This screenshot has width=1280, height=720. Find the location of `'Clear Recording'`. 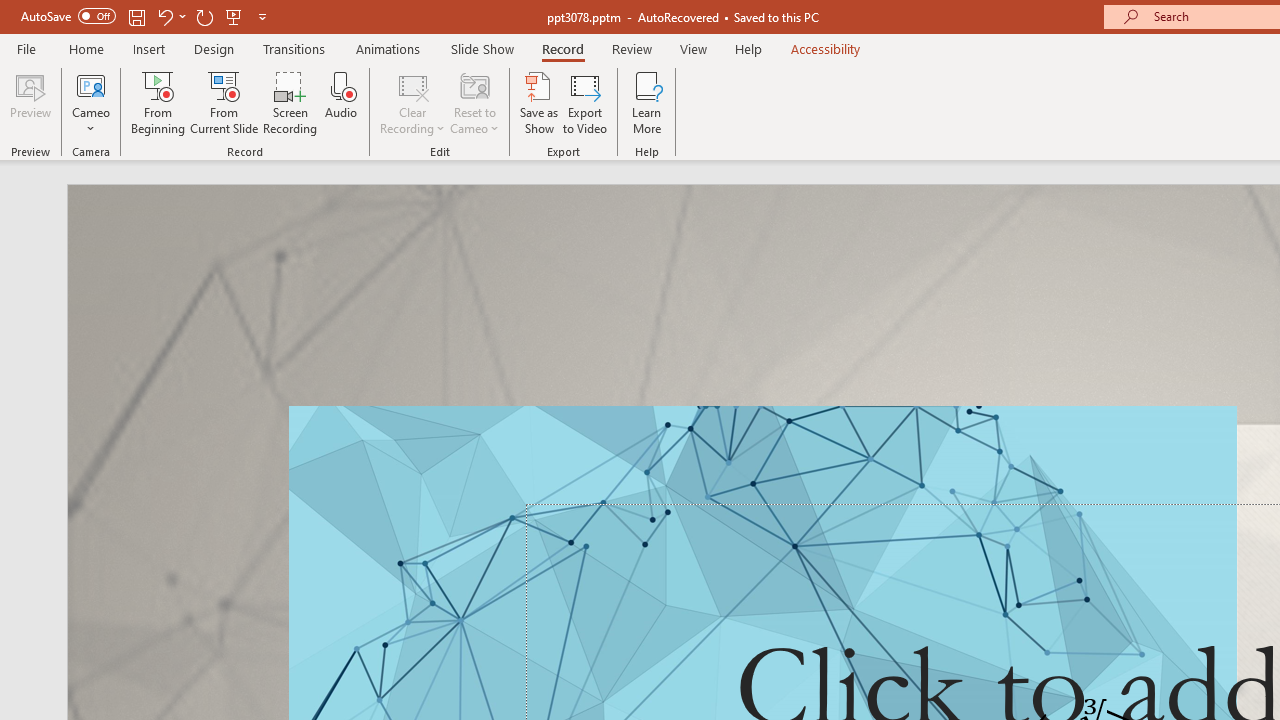

'Clear Recording' is located at coordinates (411, 103).